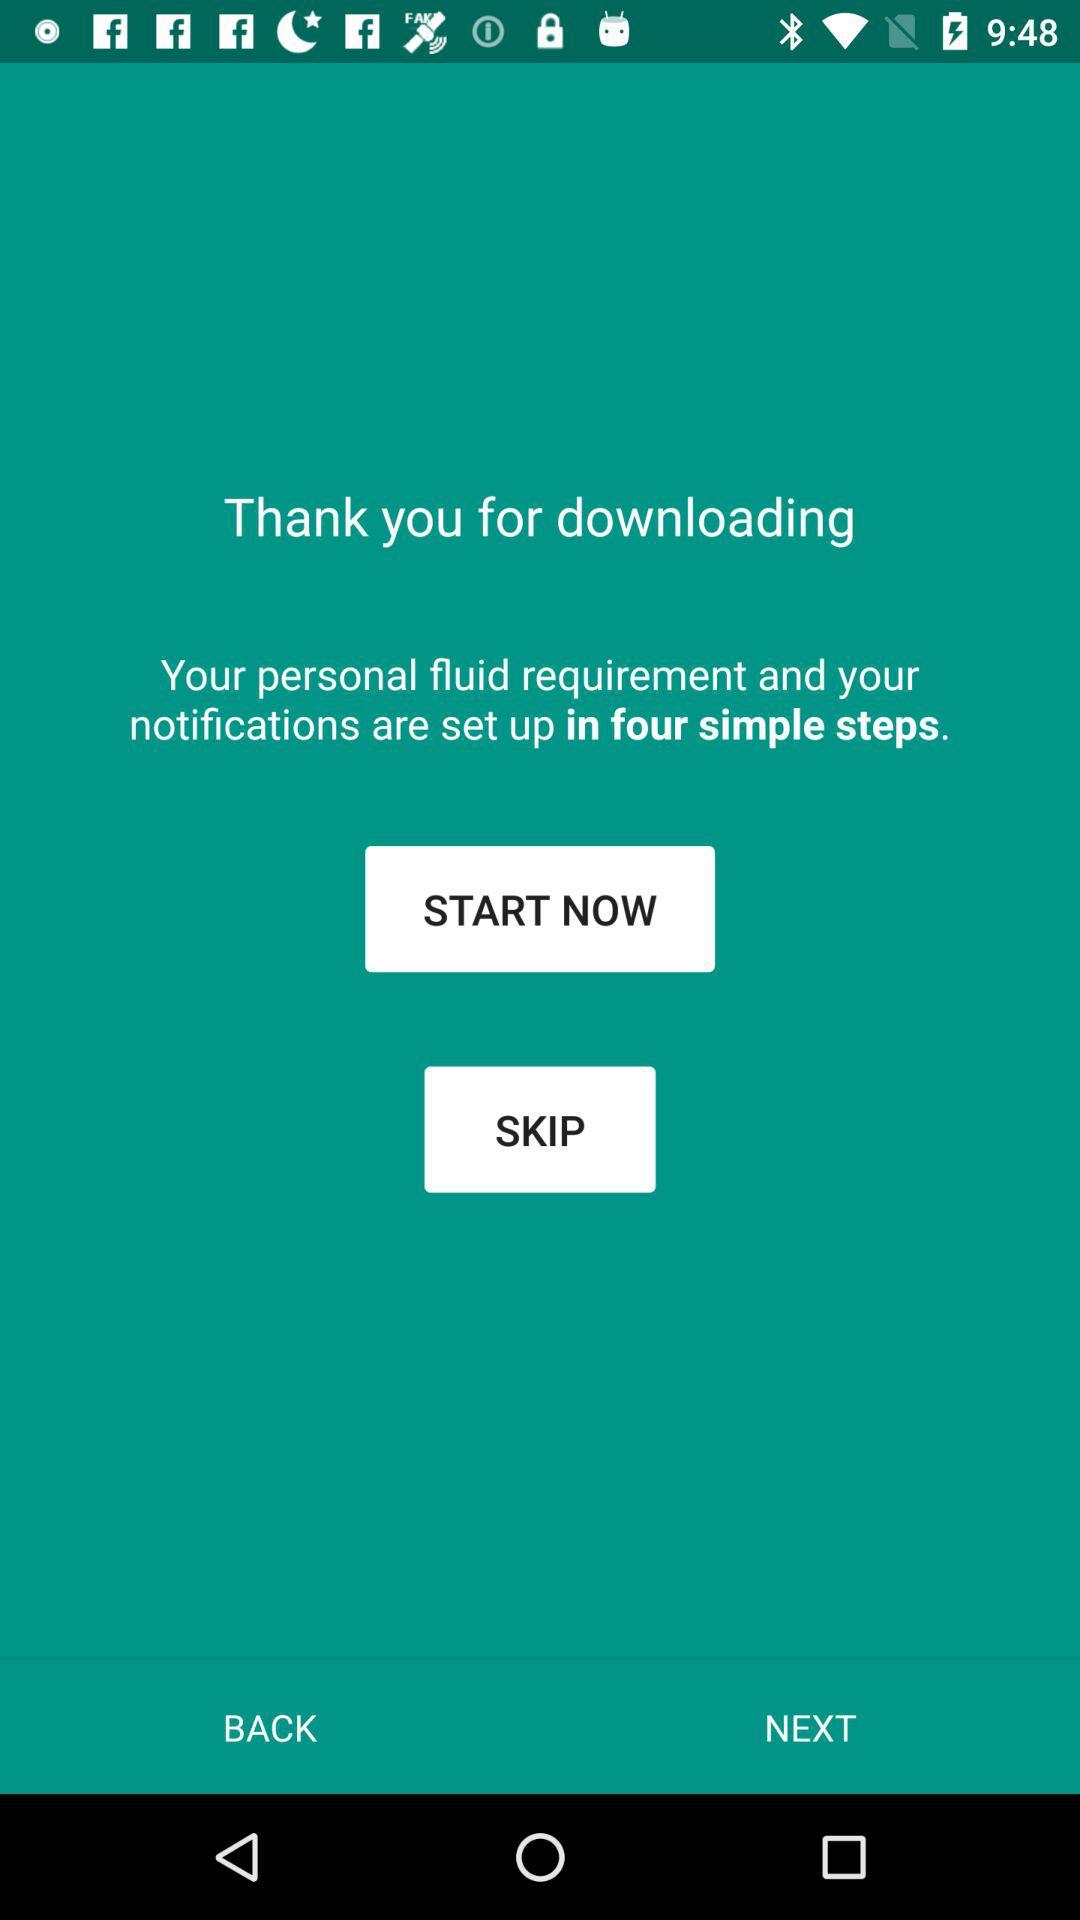 The image size is (1080, 1920). Describe the element at coordinates (540, 907) in the screenshot. I see `the start now button` at that location.